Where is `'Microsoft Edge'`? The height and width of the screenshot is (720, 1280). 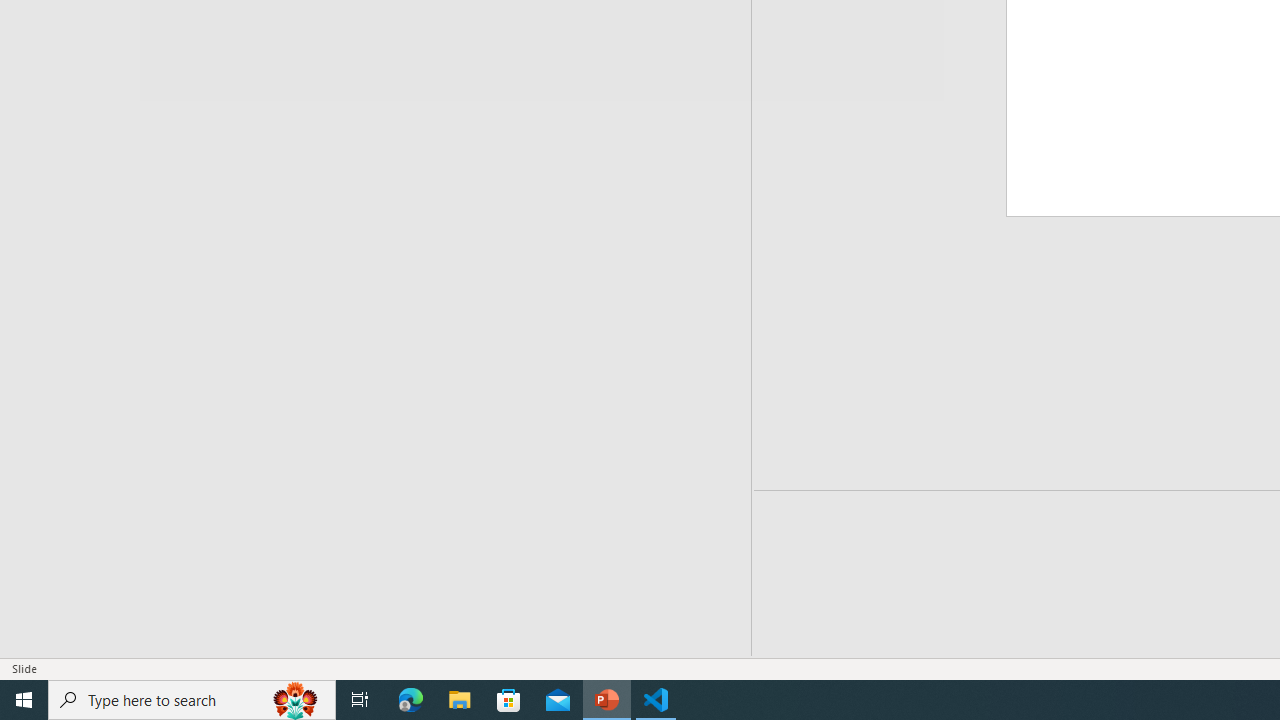
'Microsoft Edge' is located at coordinates (410, 698).